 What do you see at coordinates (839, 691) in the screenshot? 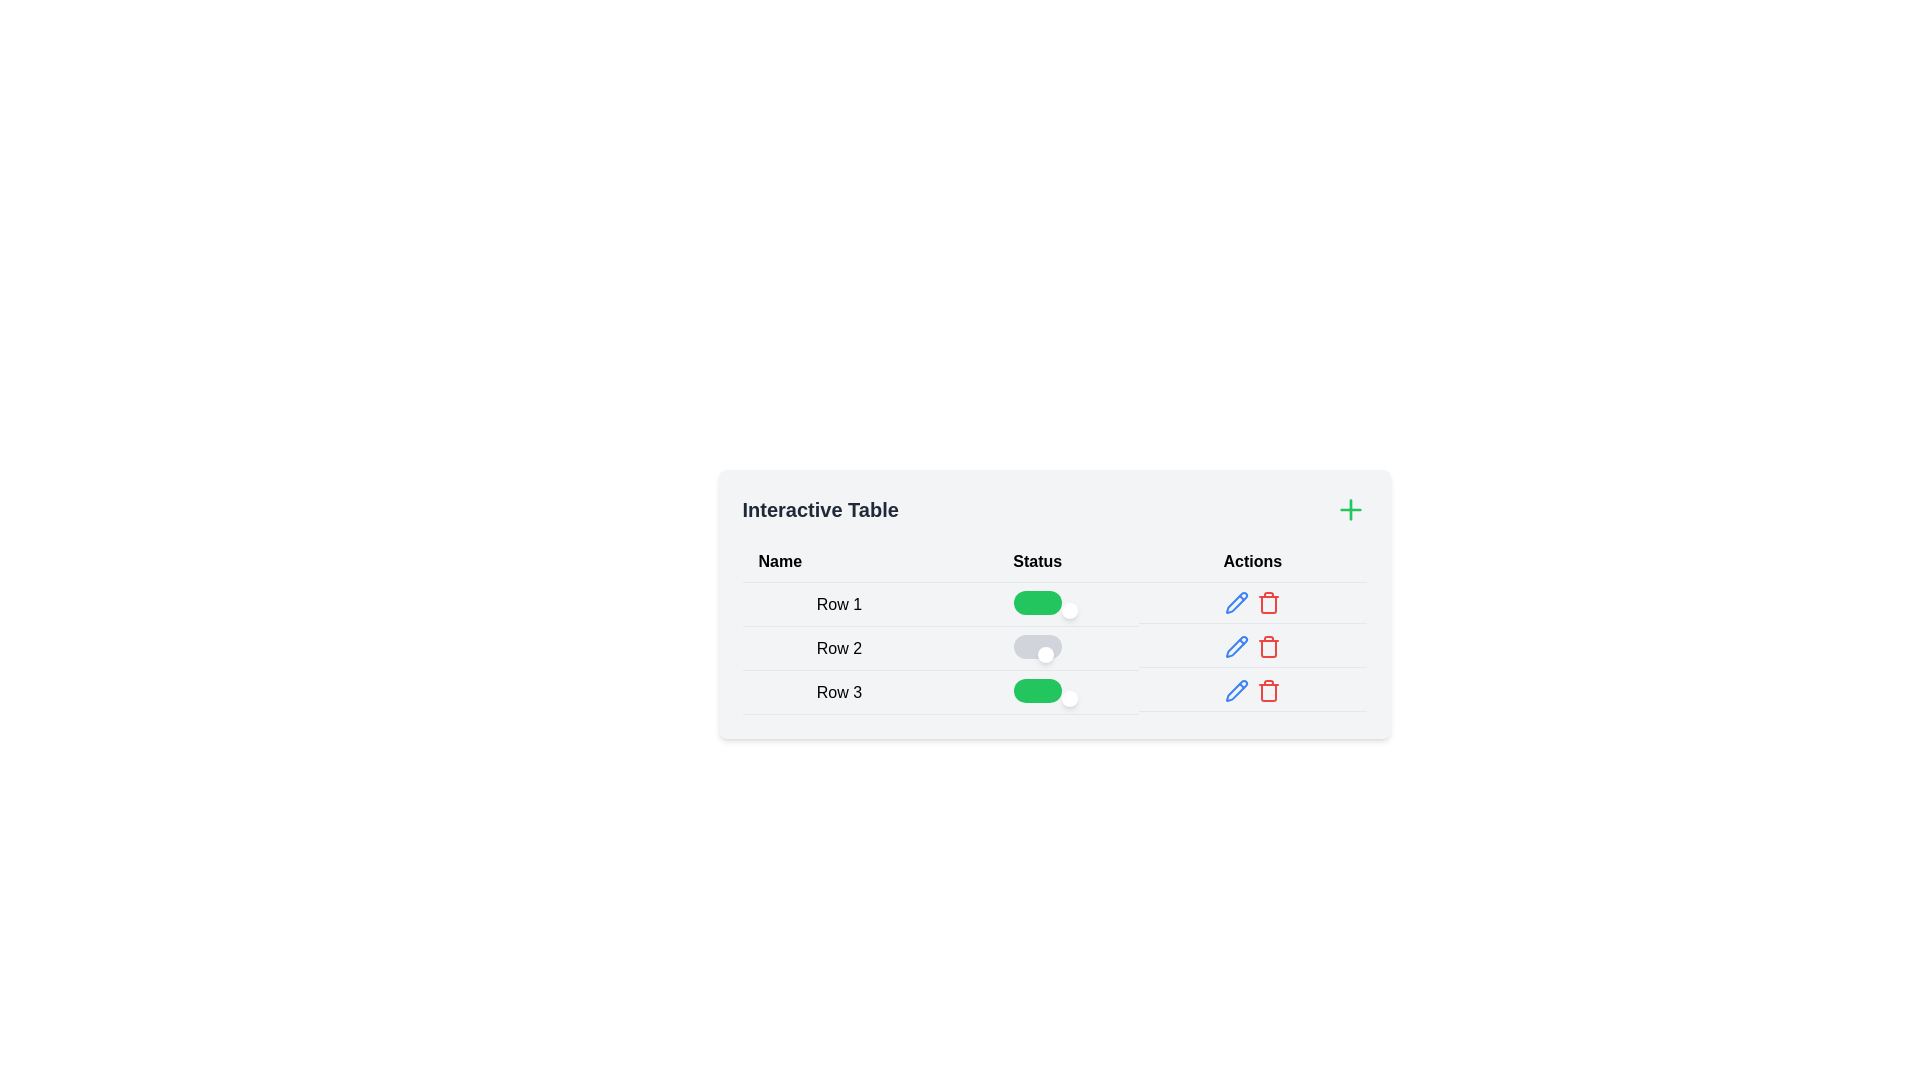
I see `the table cell displaying 'Row 3', which is the first cell in the third row under the 'Name' column` at bounding box center [839, 691].